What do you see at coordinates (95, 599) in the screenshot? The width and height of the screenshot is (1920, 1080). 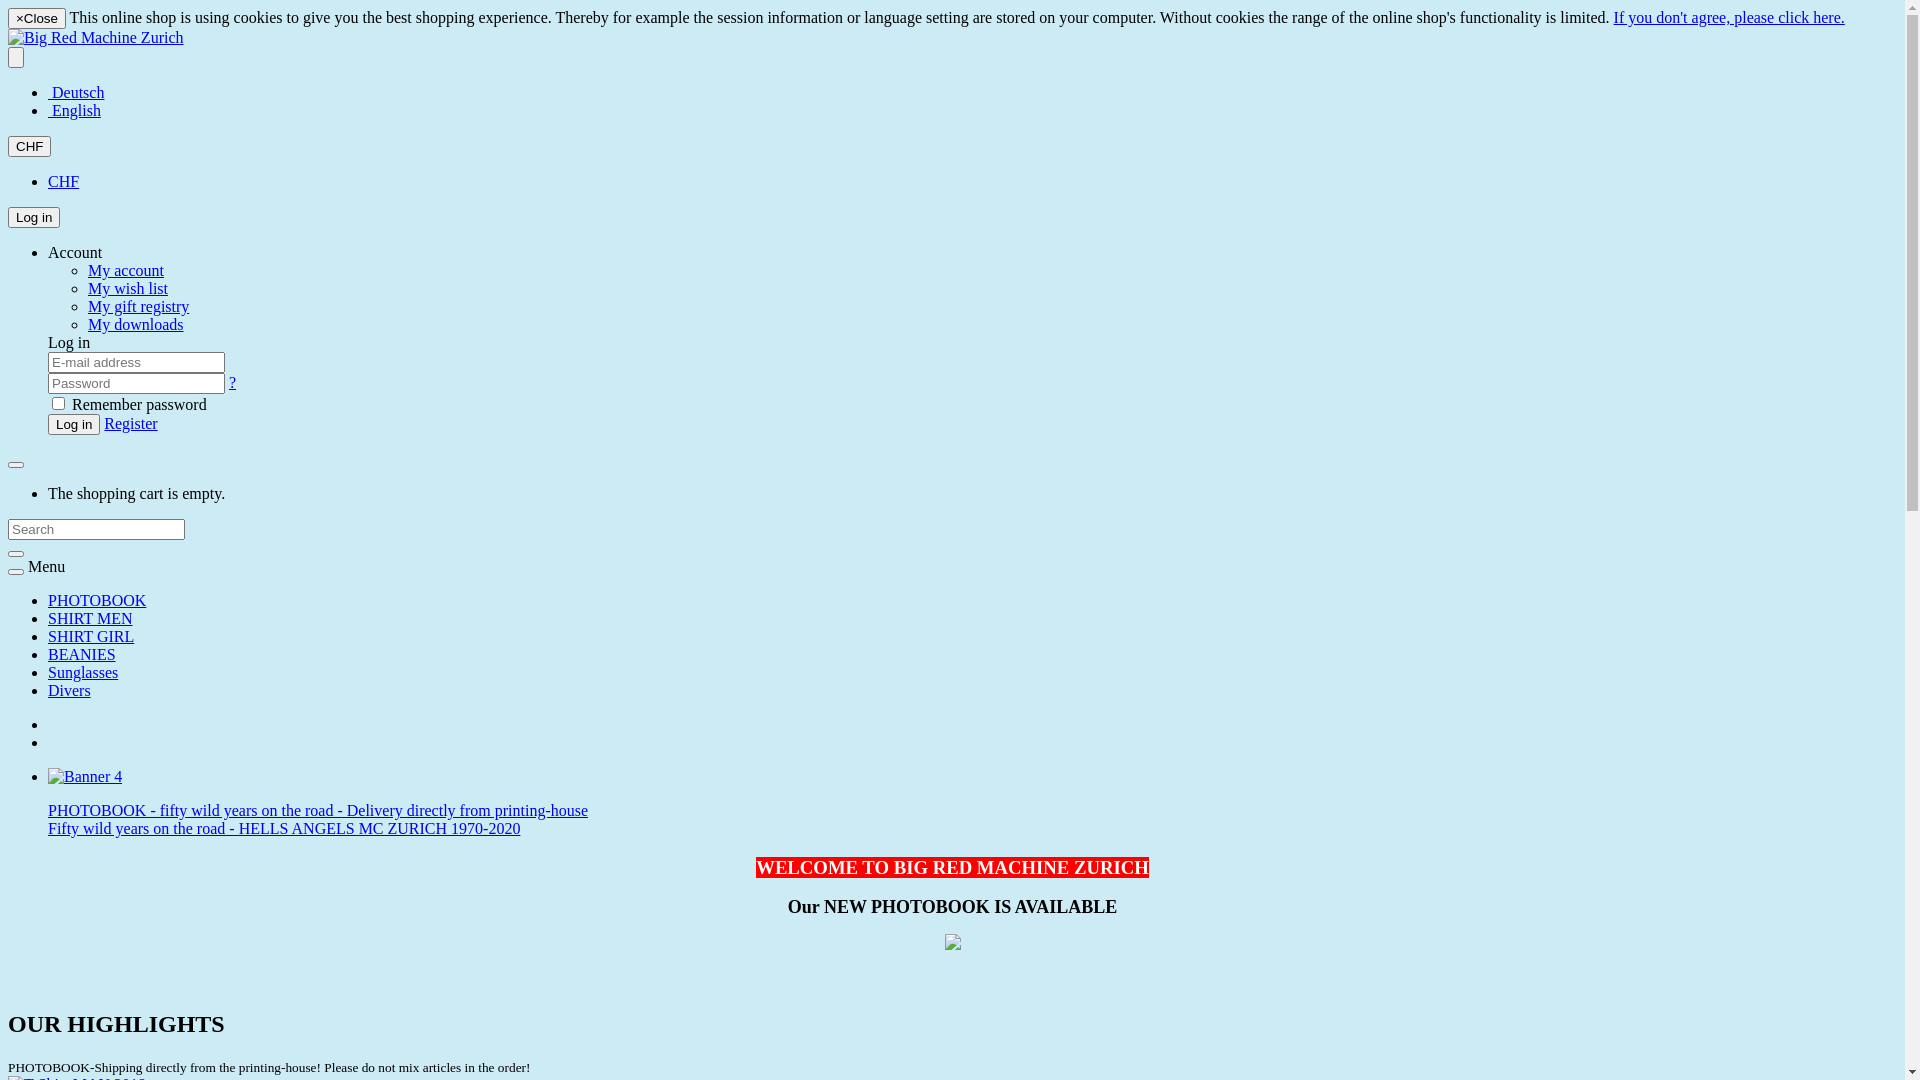 I see `'PHOTOBOOK'` at bounding box center [95, 599].